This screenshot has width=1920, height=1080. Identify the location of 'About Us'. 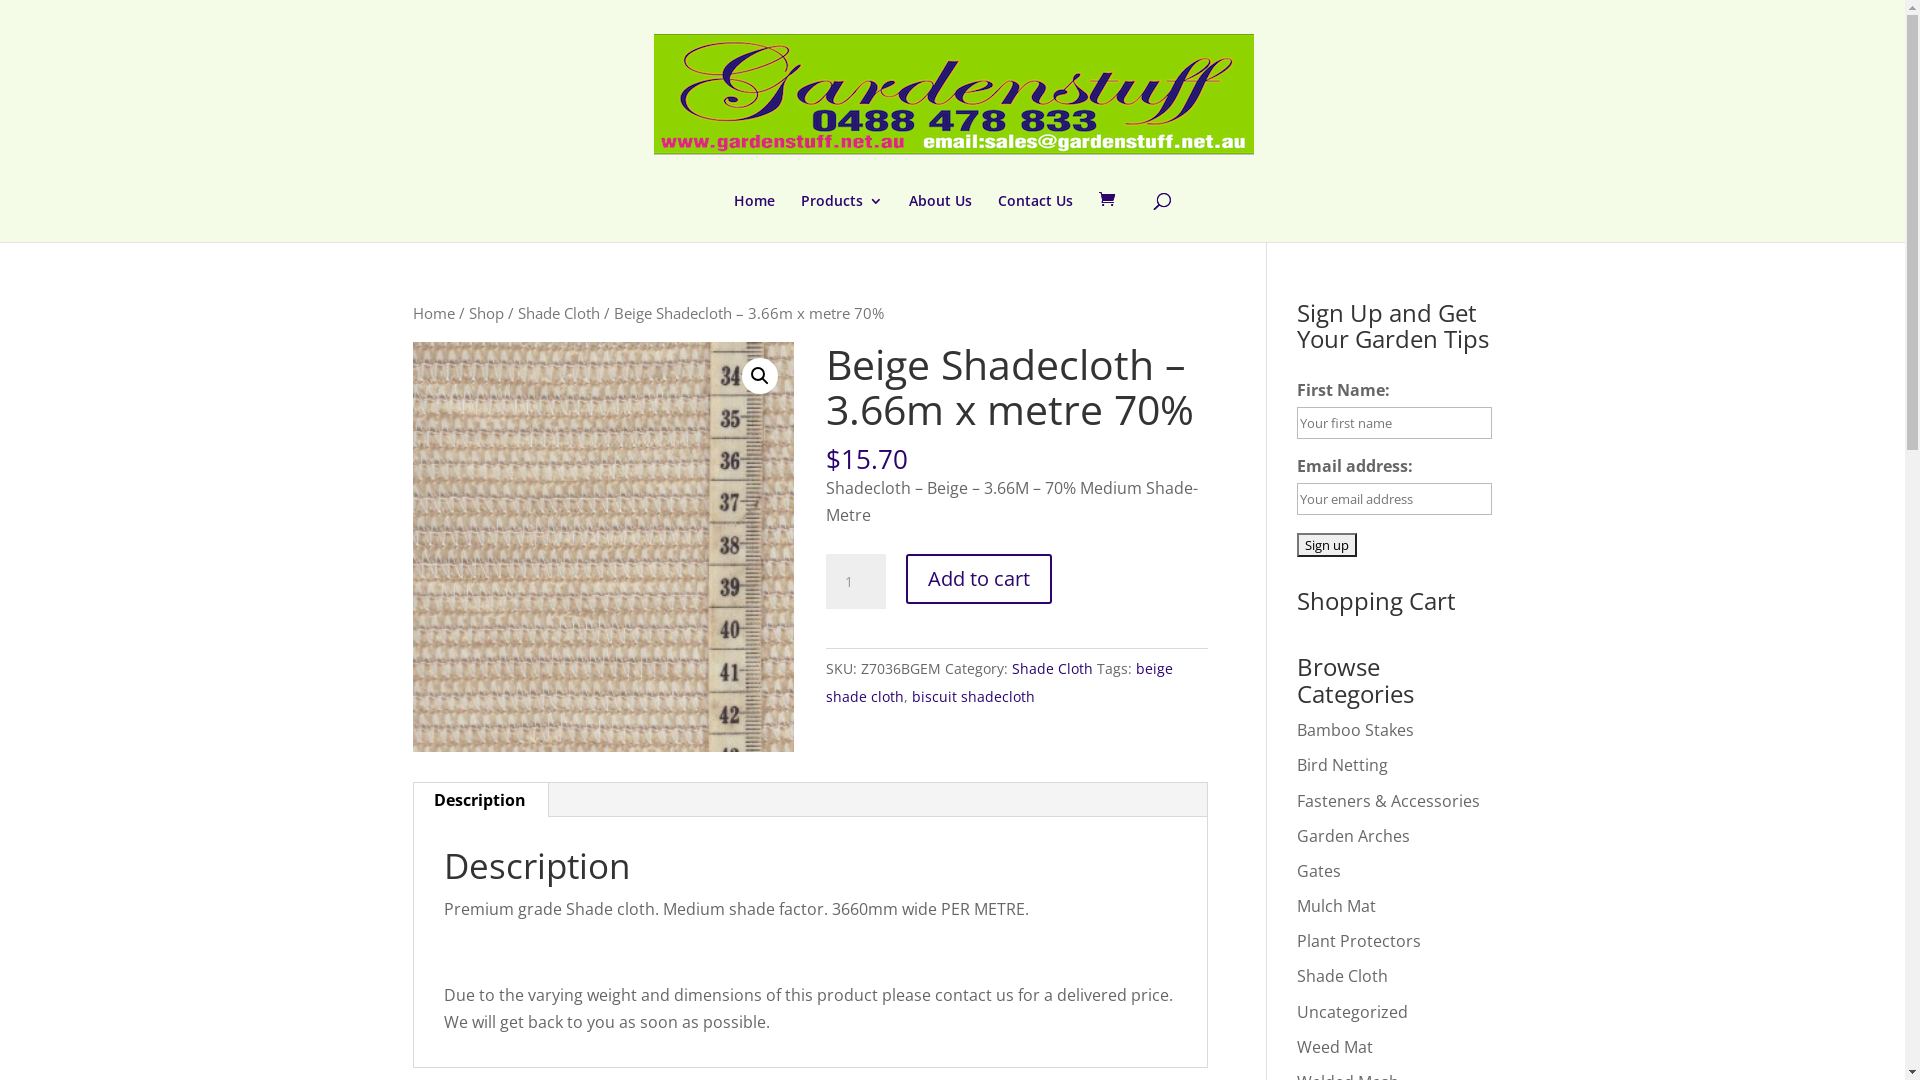
(939, 218).